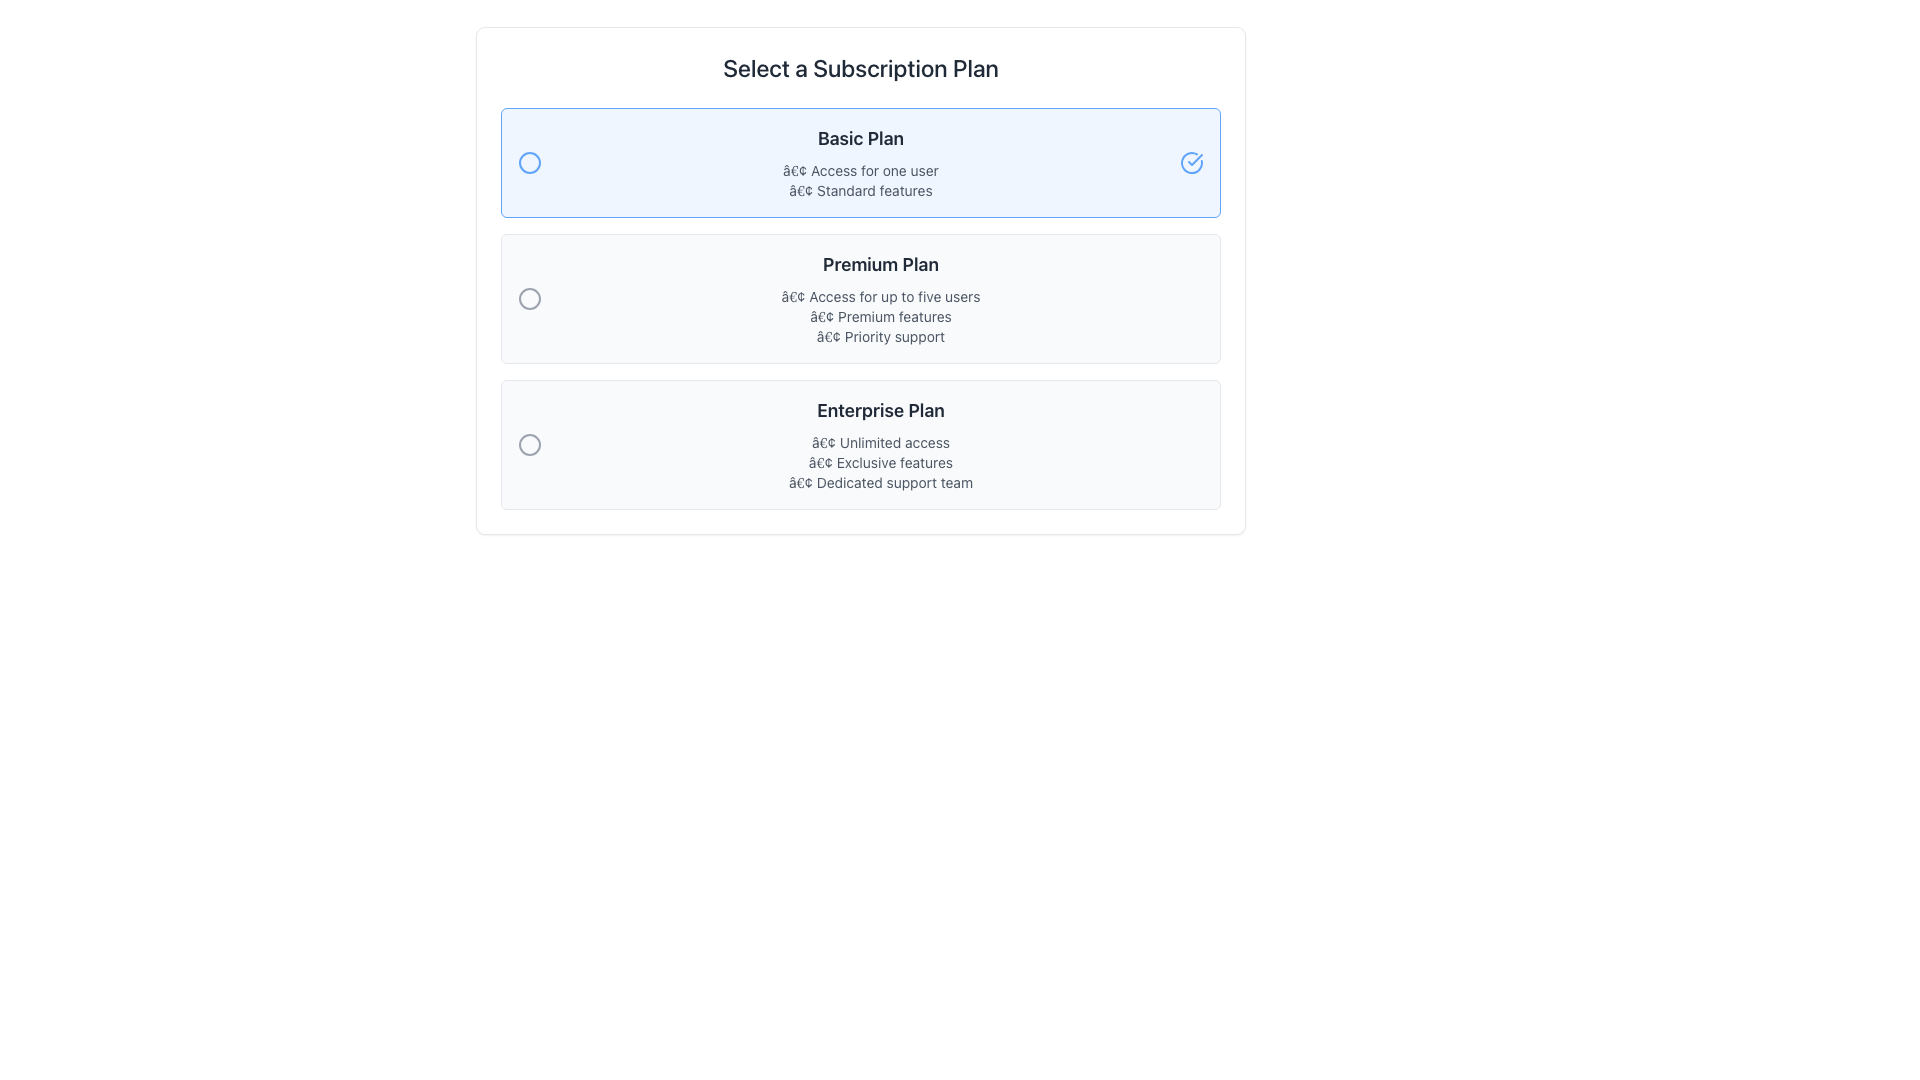 This screenshot has height=1080, width=1920. I want to click on text content of the 'Enterprise Plan' title label, which is positioned at the top of the subscription option card, so click(880, 410).